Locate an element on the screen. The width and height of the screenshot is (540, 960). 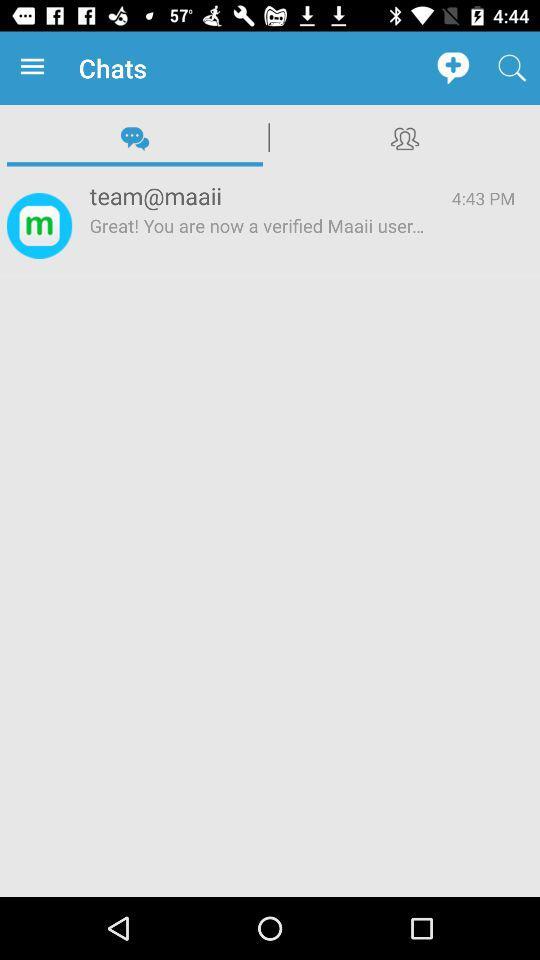
item above the great you are app is located at coordinates (258, 195).